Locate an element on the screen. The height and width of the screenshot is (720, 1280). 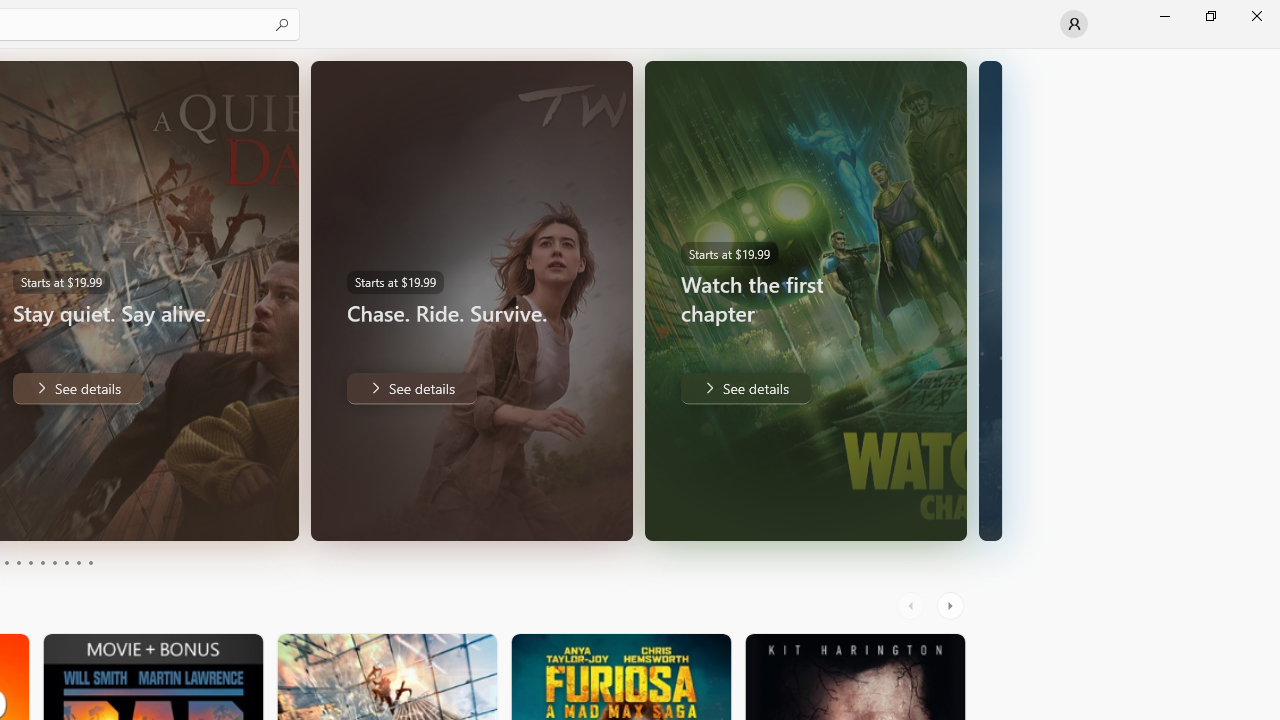
'Page 10' is located at coordinates (89, 563).